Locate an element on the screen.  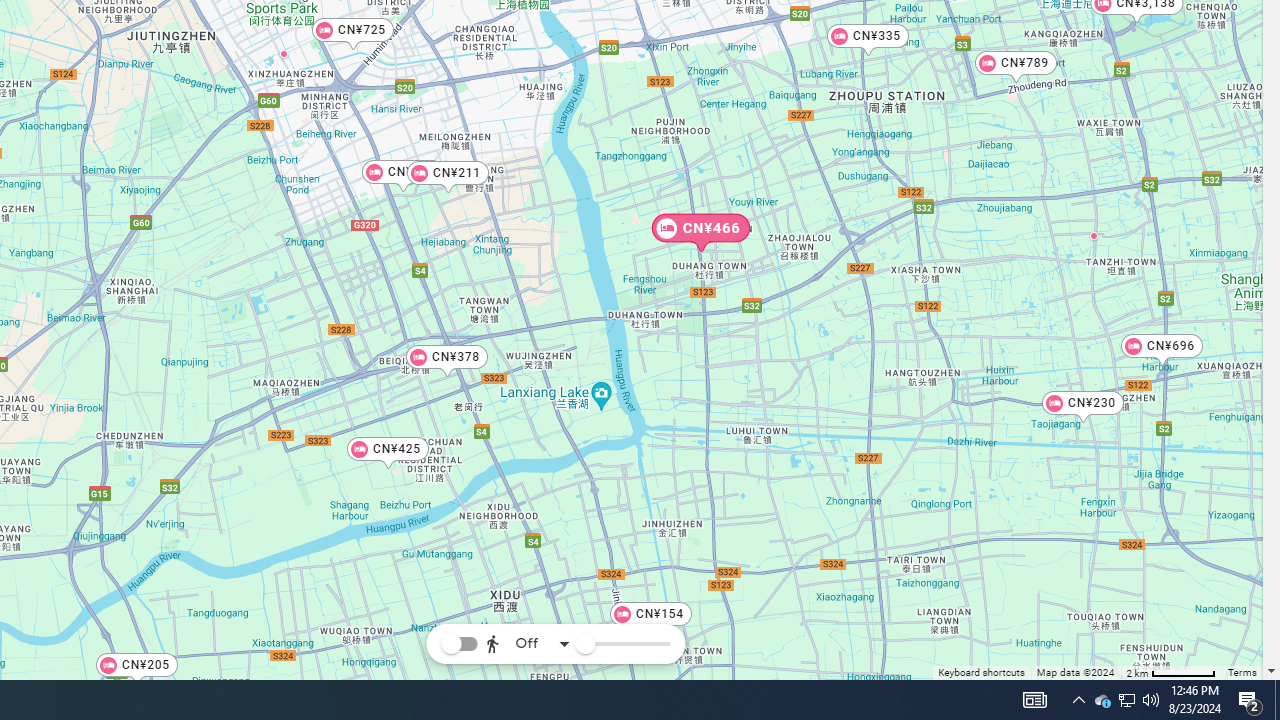
'Off' is located at coordinates (528, 644).